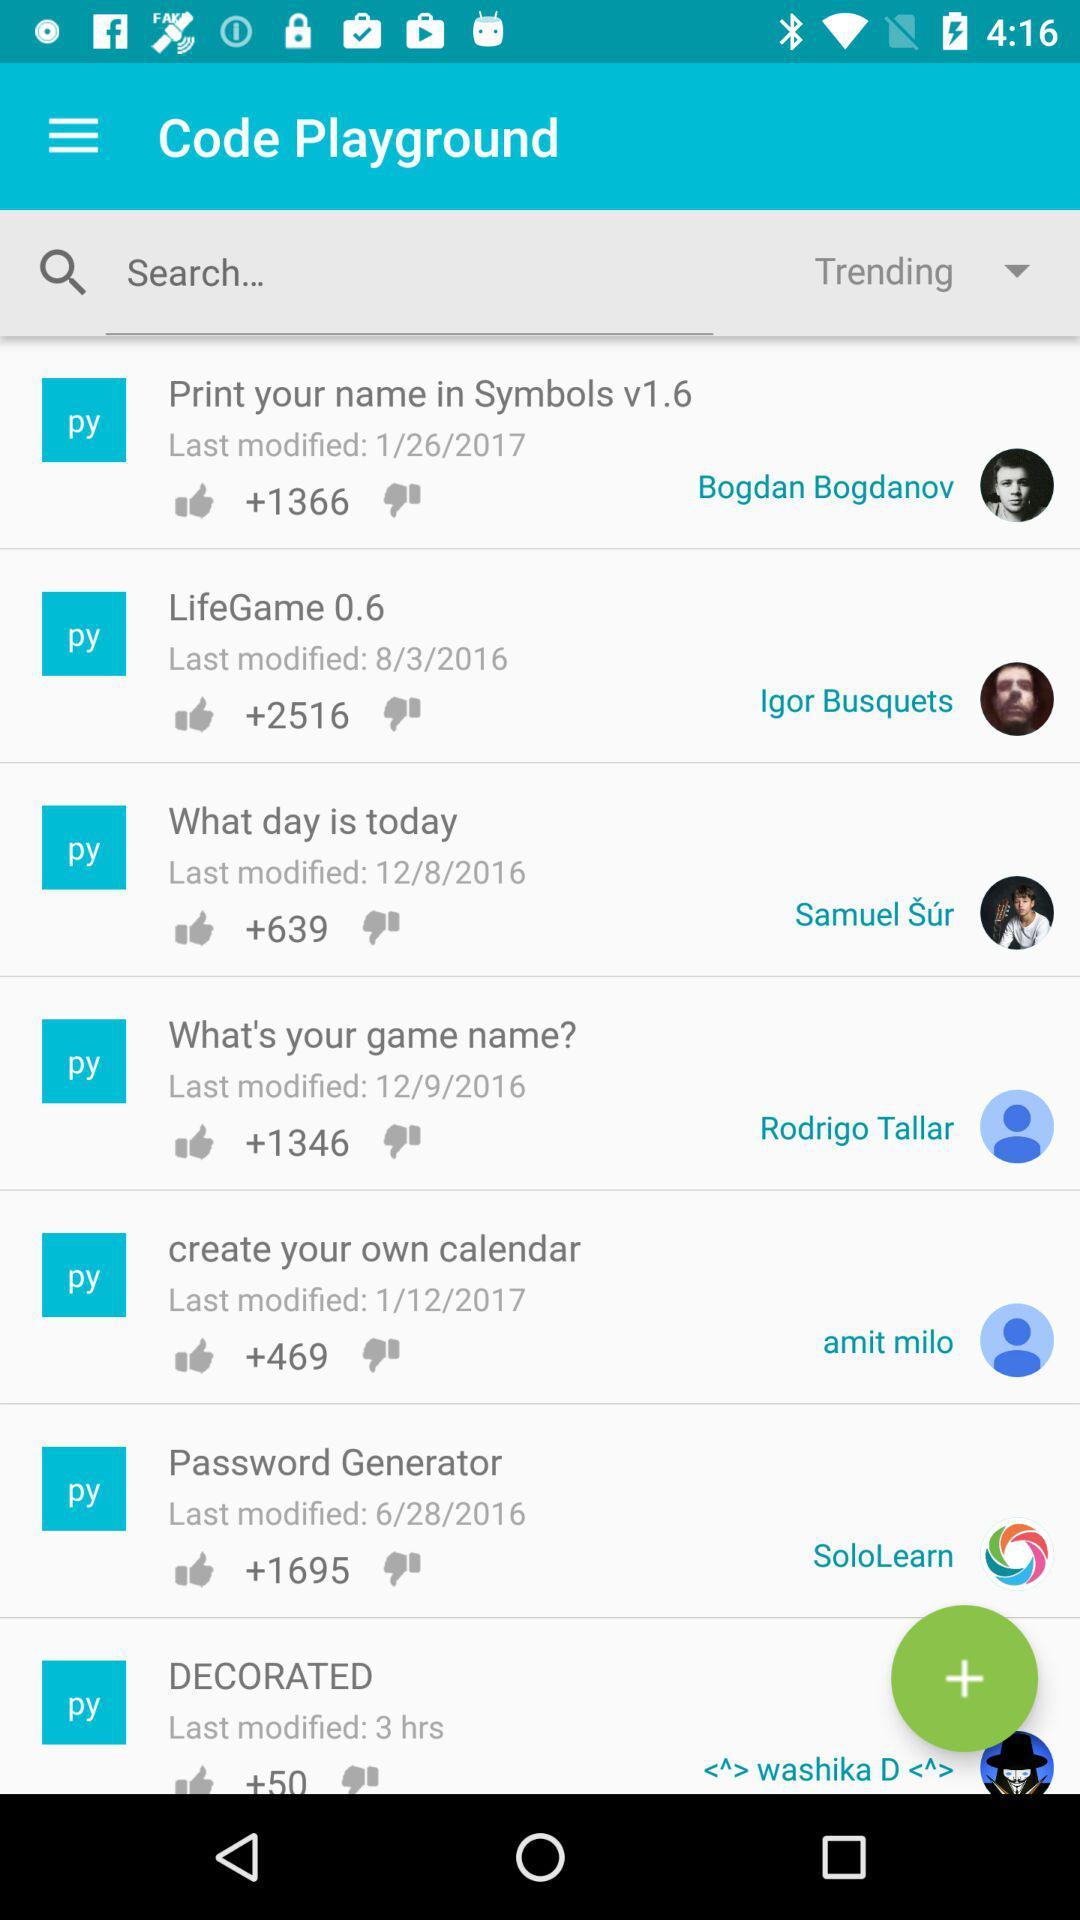 The height and width of the screenshot is (1920, 1080). I want to click on search textbox, so click(408, 270).